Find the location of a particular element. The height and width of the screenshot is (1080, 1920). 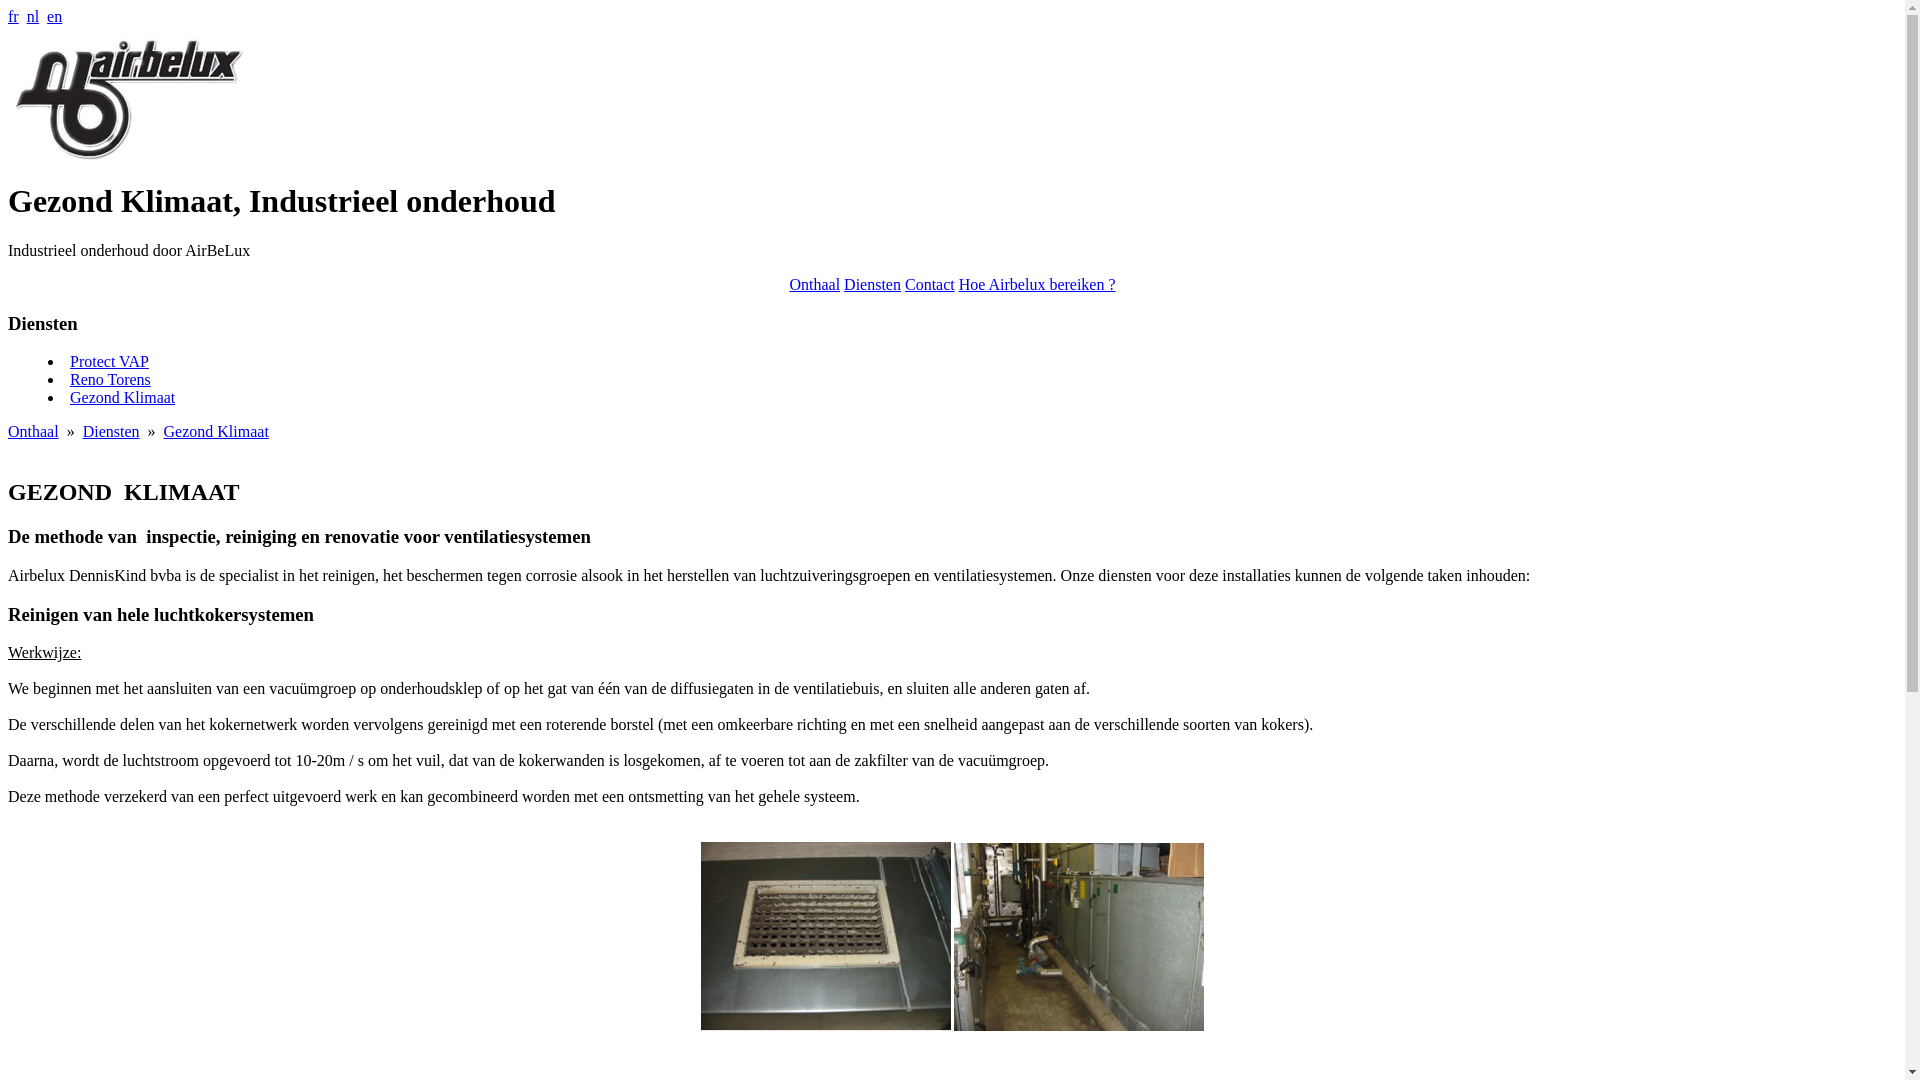

'en' is located at coordinates (54, 16).